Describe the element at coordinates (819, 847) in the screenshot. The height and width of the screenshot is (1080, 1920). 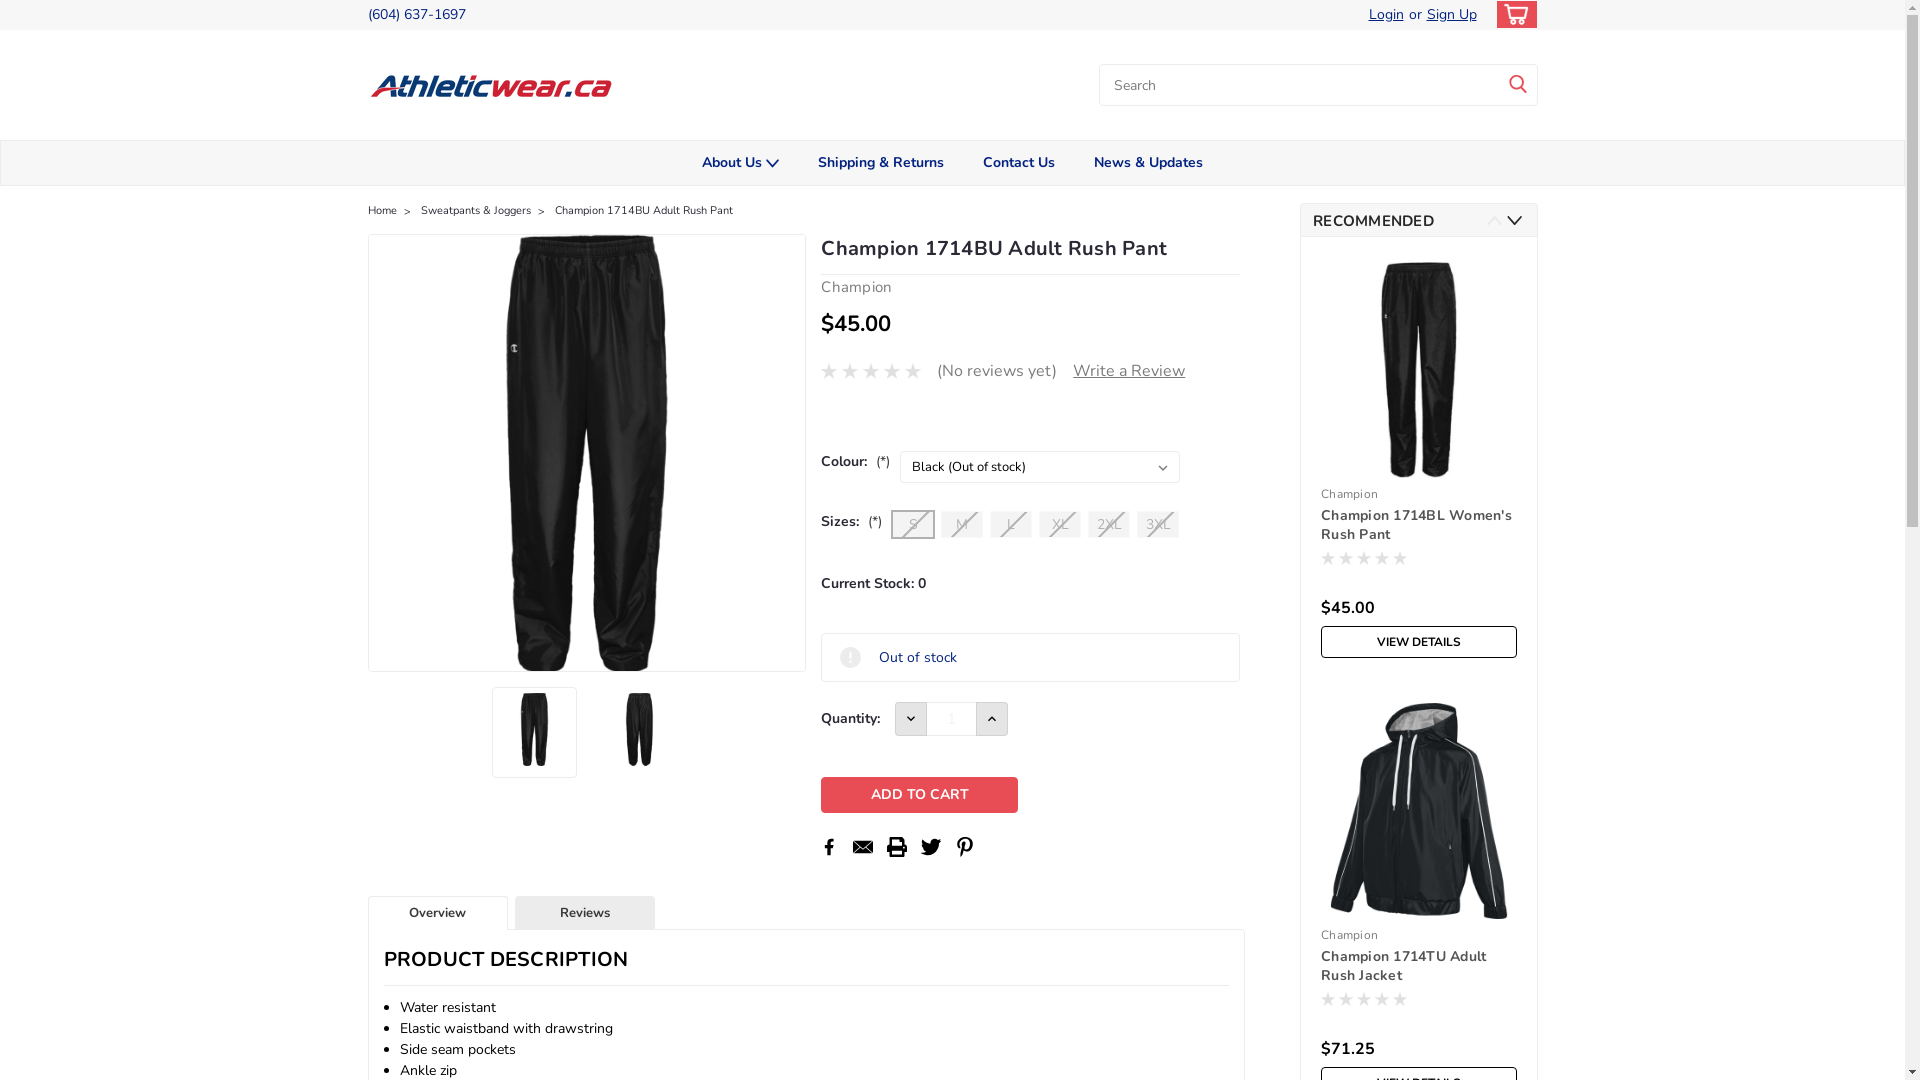
I see `'Facebook'` at that location.